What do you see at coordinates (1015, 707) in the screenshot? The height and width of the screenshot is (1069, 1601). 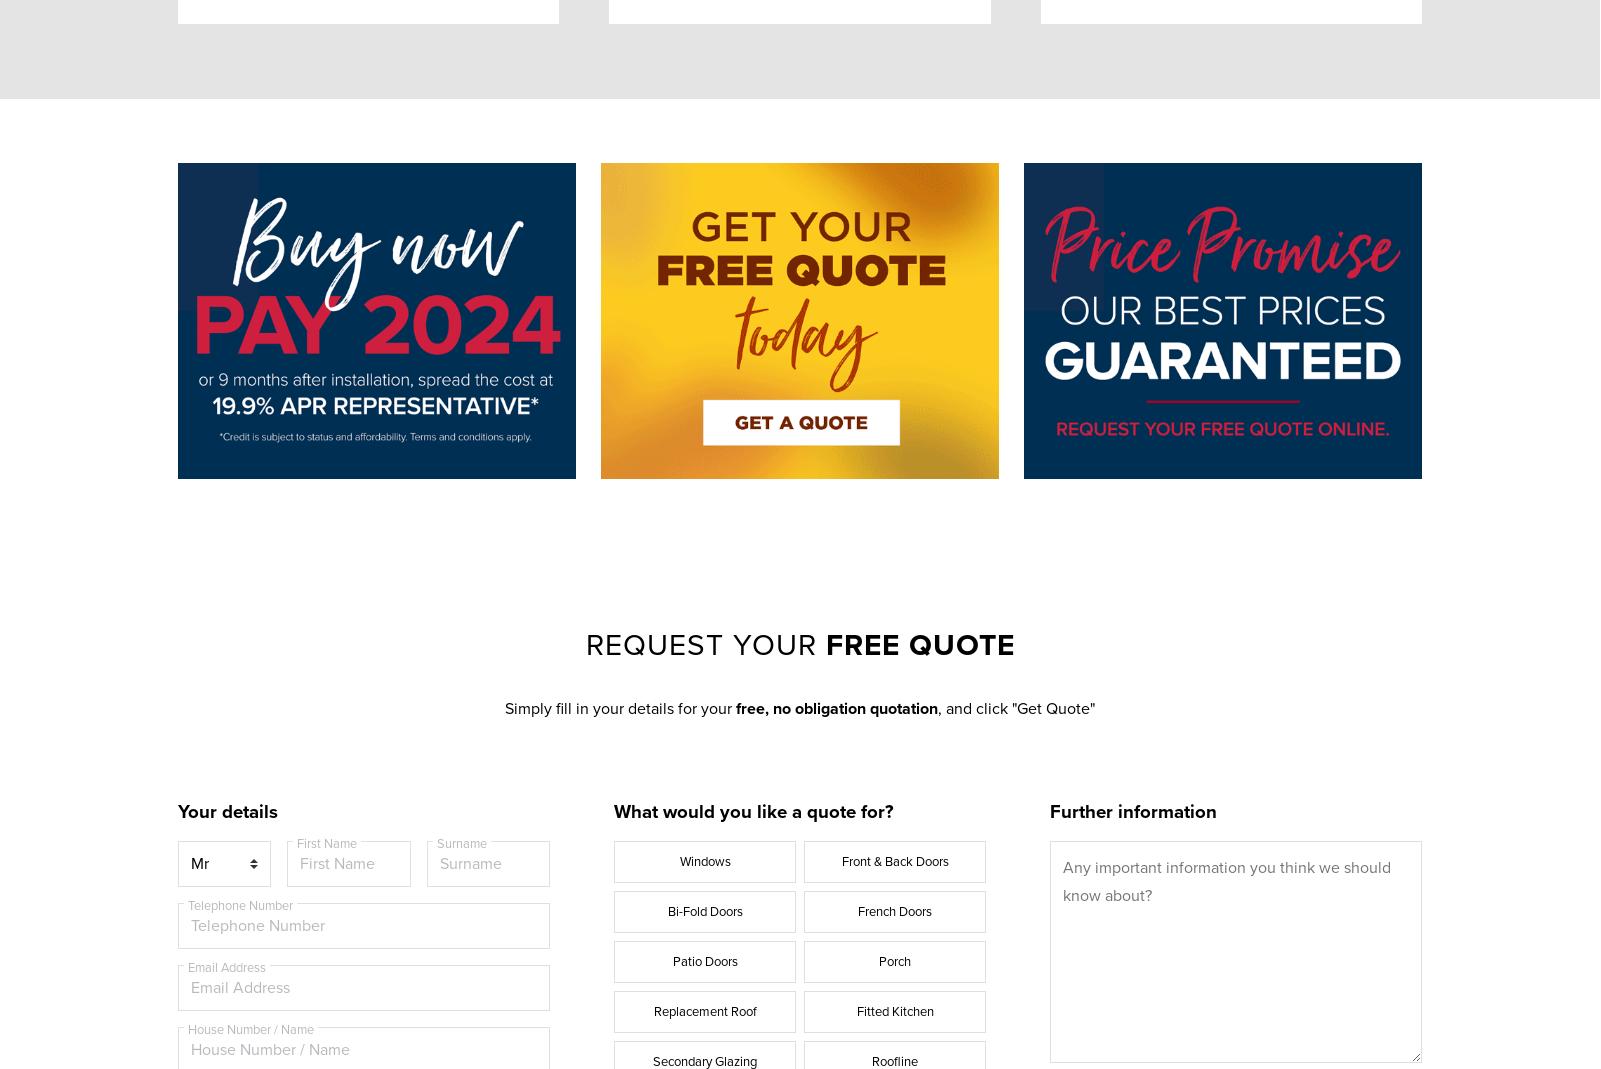 I see `', and click "Get Quote"'` at bounding box center [1015, 707].